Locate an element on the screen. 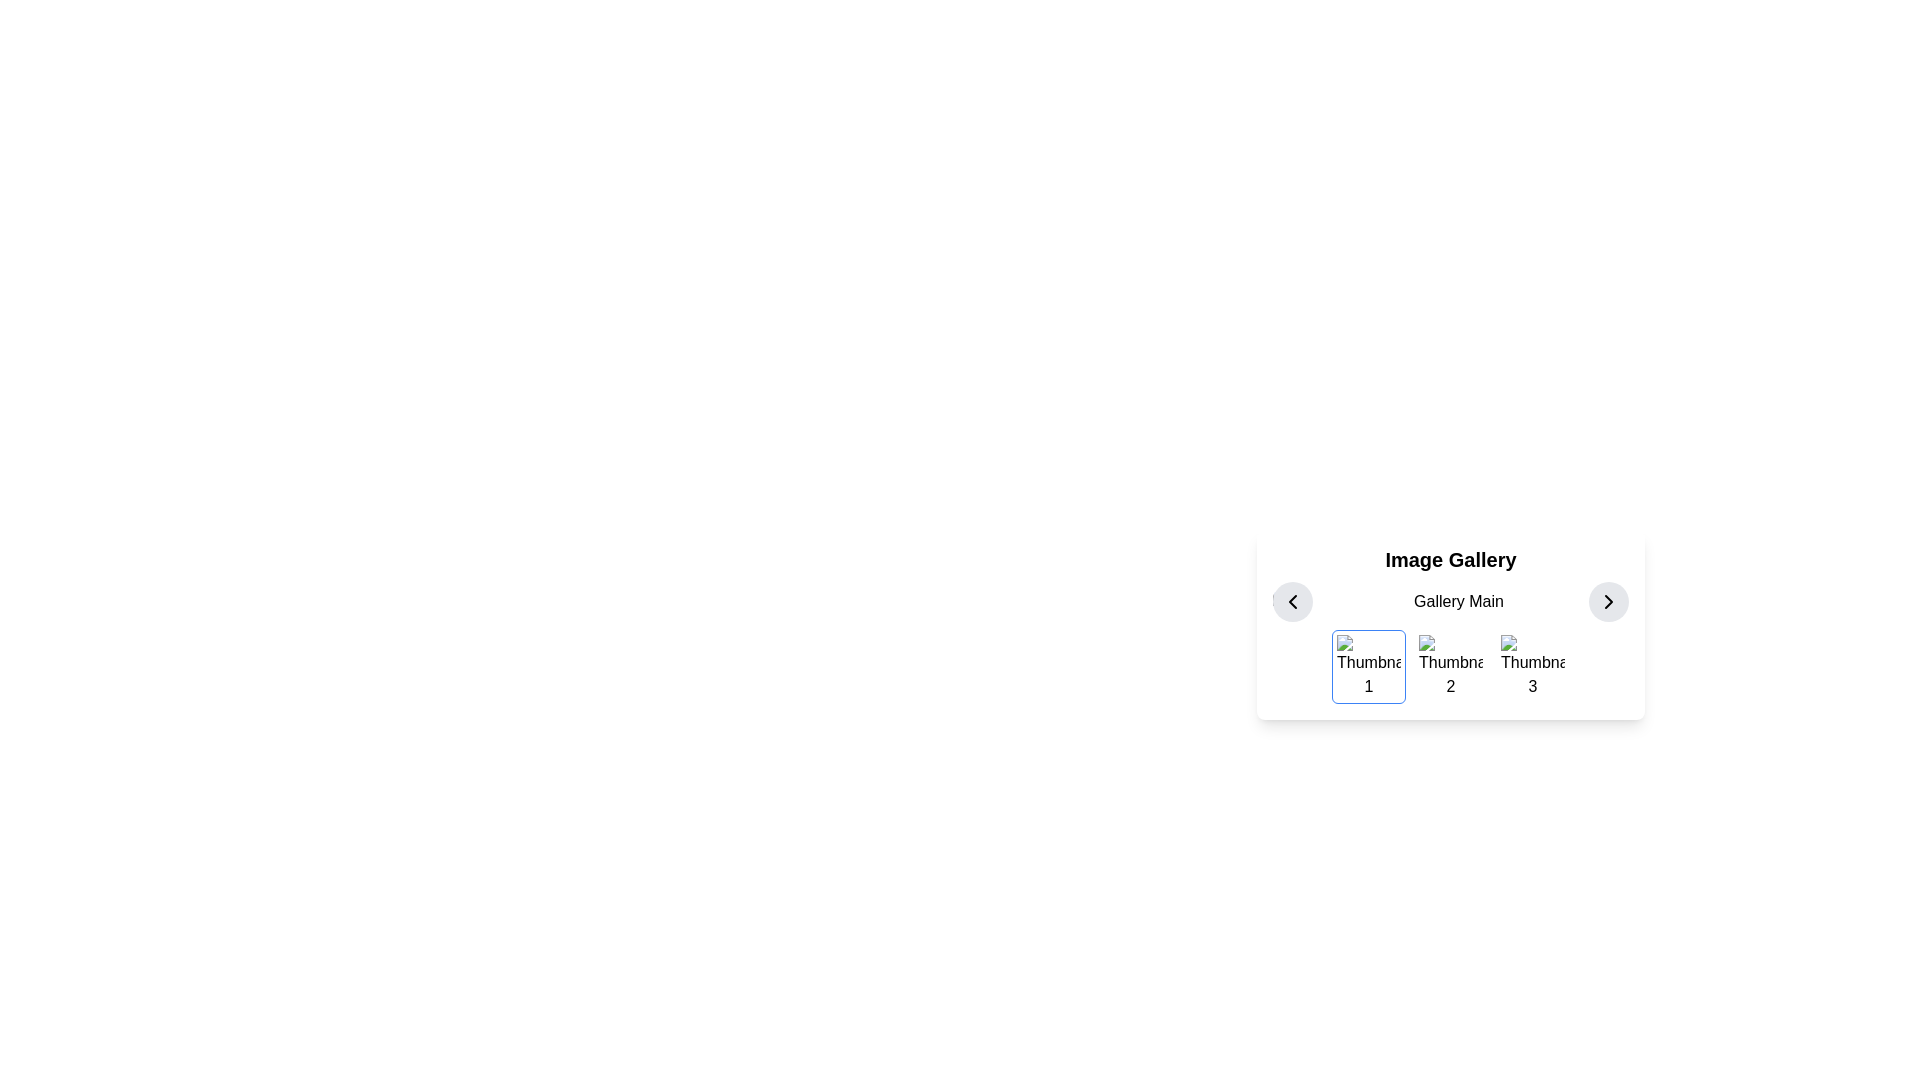  the rightmost thumbnail image marked 'Thumbnail 3' is located at coordinates (1531, 667).